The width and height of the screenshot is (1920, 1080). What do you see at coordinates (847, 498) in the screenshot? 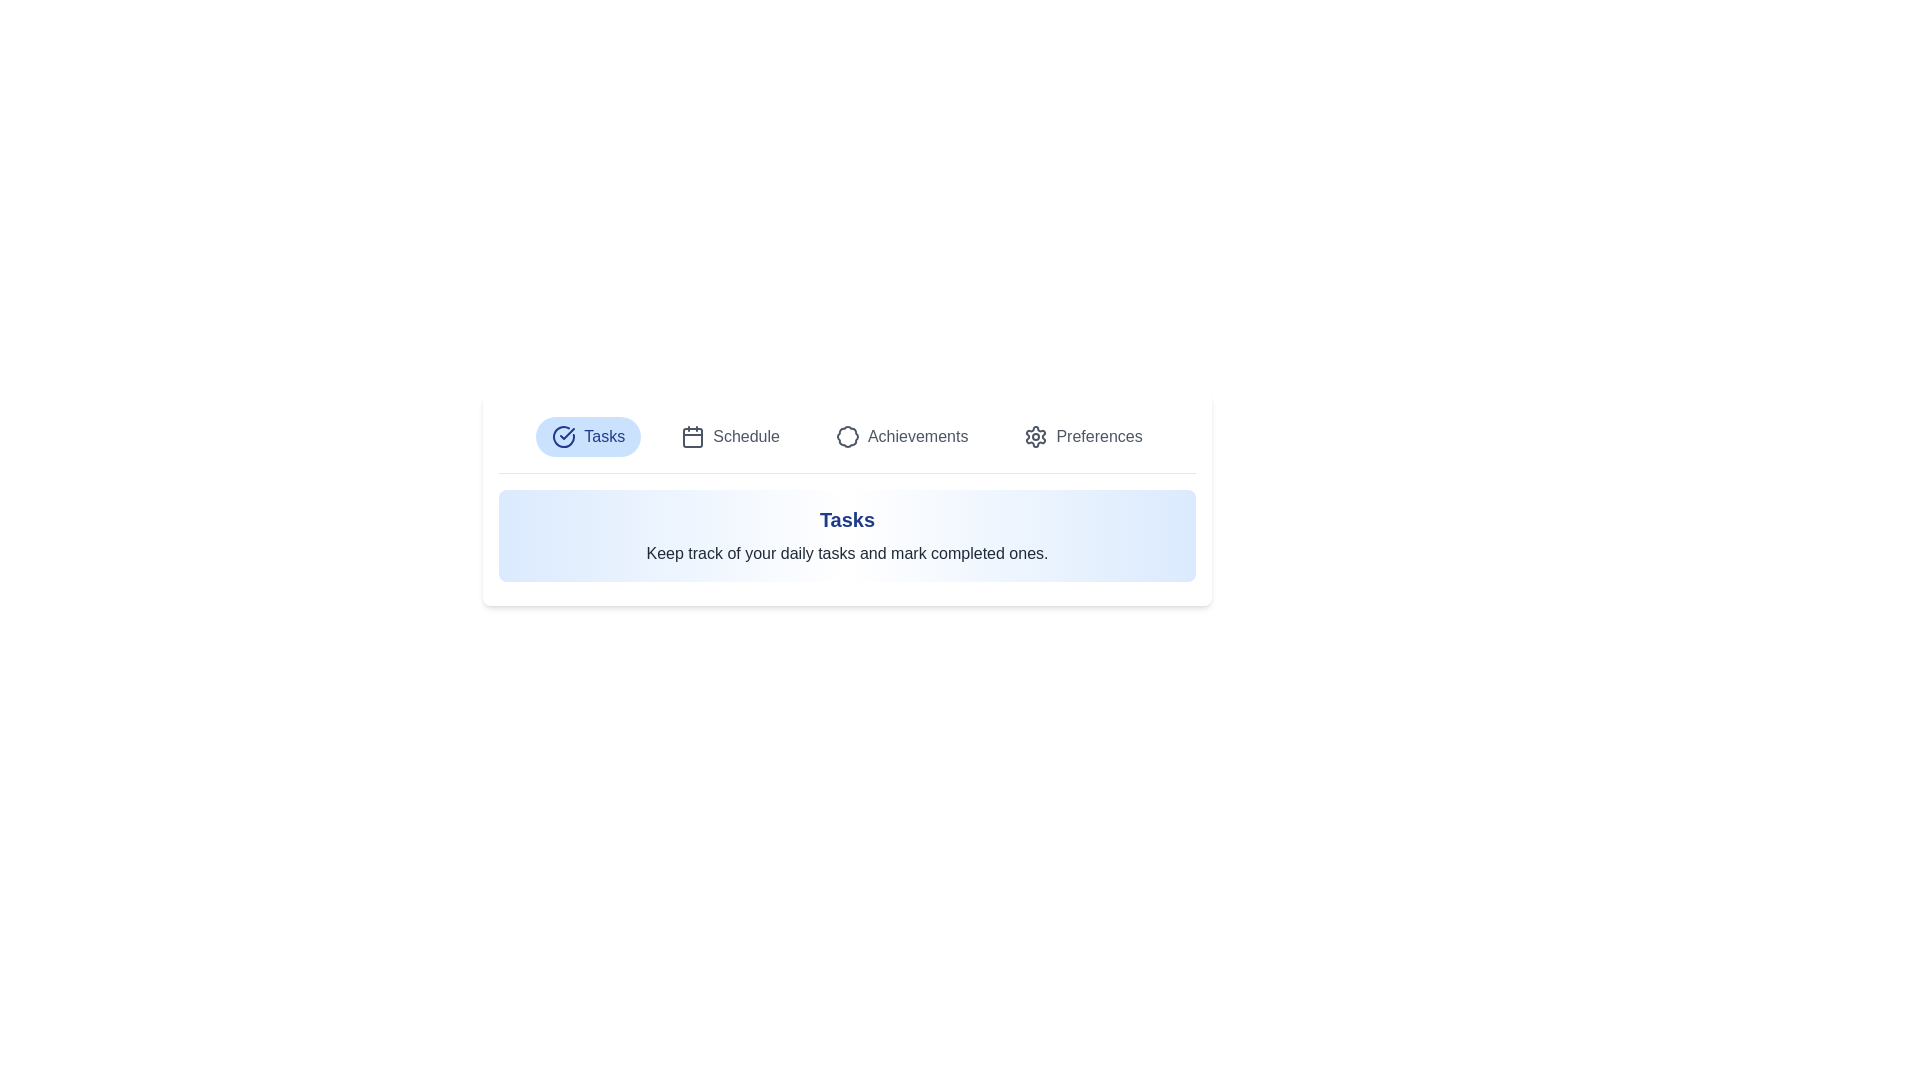
I see `the informational panel that provides an overview of the 'Tasks' functionality to read its content` at bounding box center [847, 498].